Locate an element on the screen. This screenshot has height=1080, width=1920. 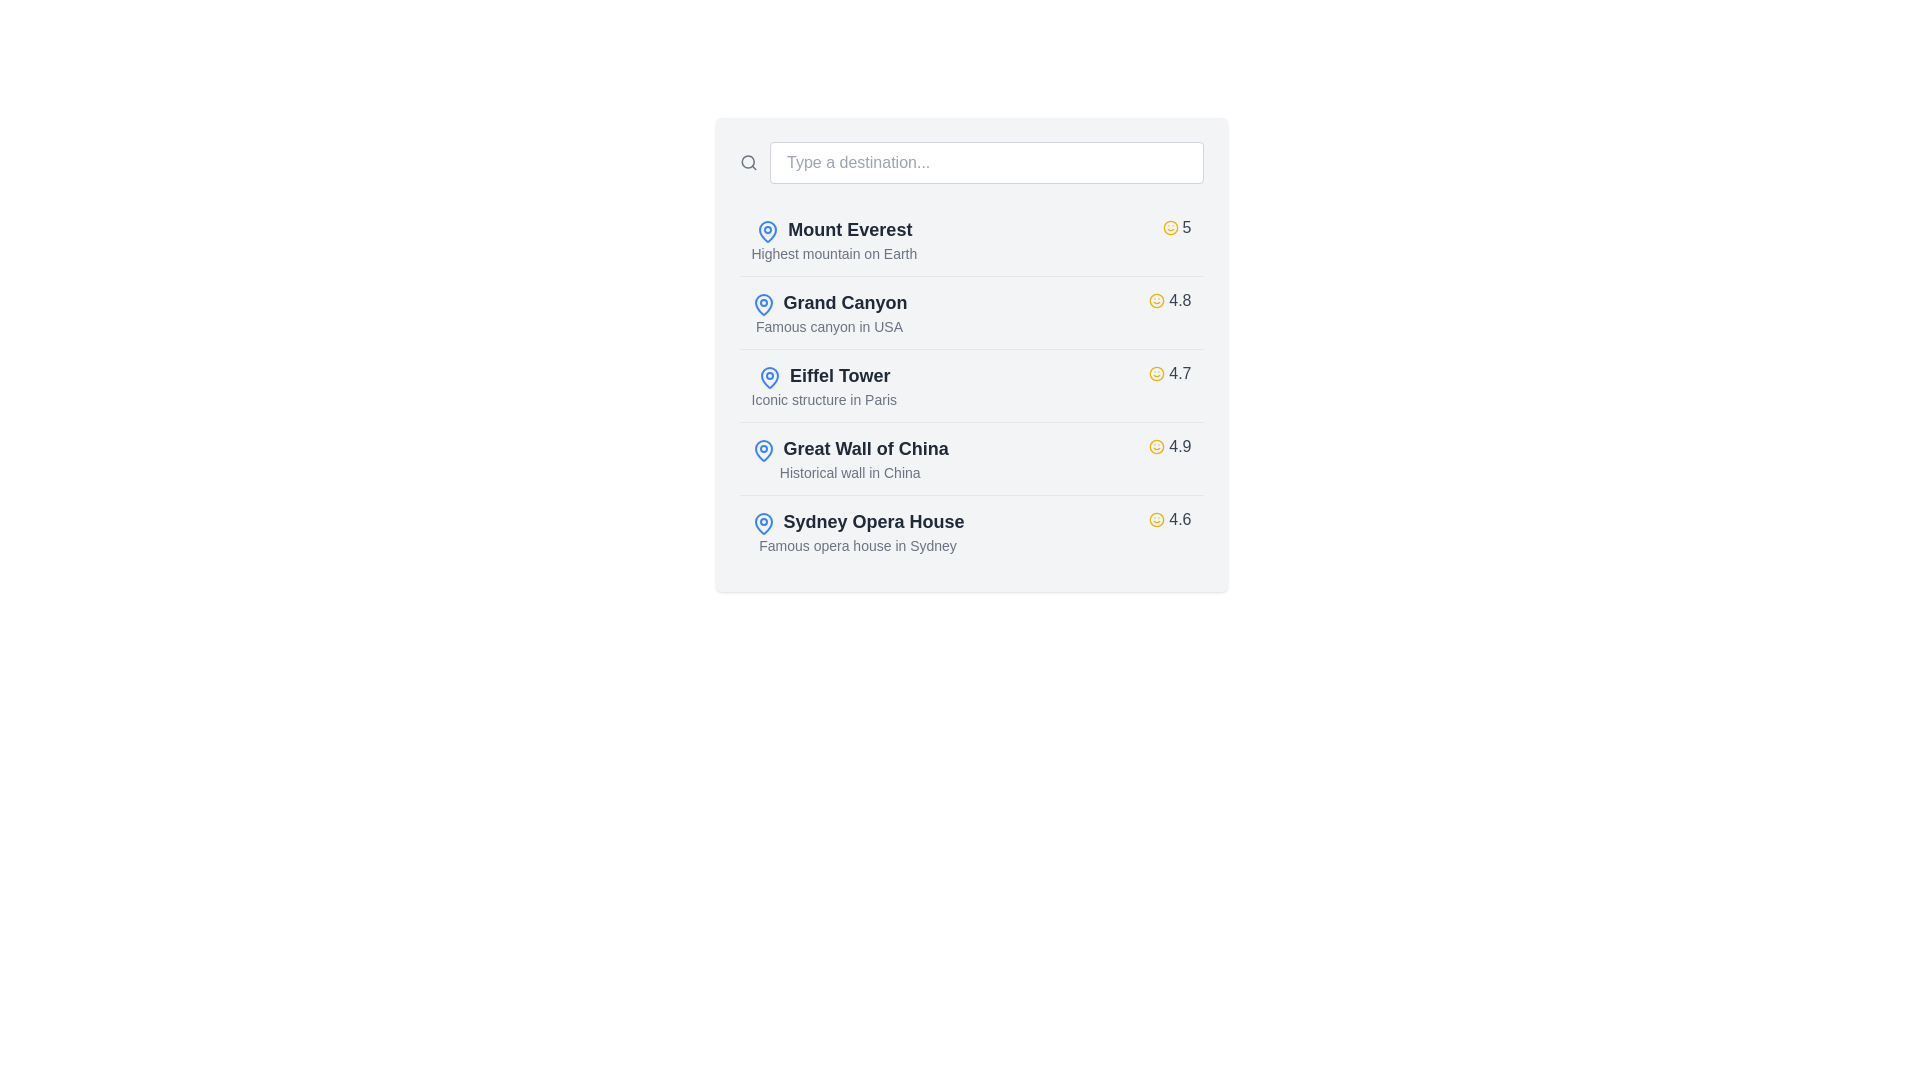
the text label reading 'Historical wall in China', which is styled in a small gray sans-serif font and located below the title 'Great Wall of China' is located at coordinates (850, 473).